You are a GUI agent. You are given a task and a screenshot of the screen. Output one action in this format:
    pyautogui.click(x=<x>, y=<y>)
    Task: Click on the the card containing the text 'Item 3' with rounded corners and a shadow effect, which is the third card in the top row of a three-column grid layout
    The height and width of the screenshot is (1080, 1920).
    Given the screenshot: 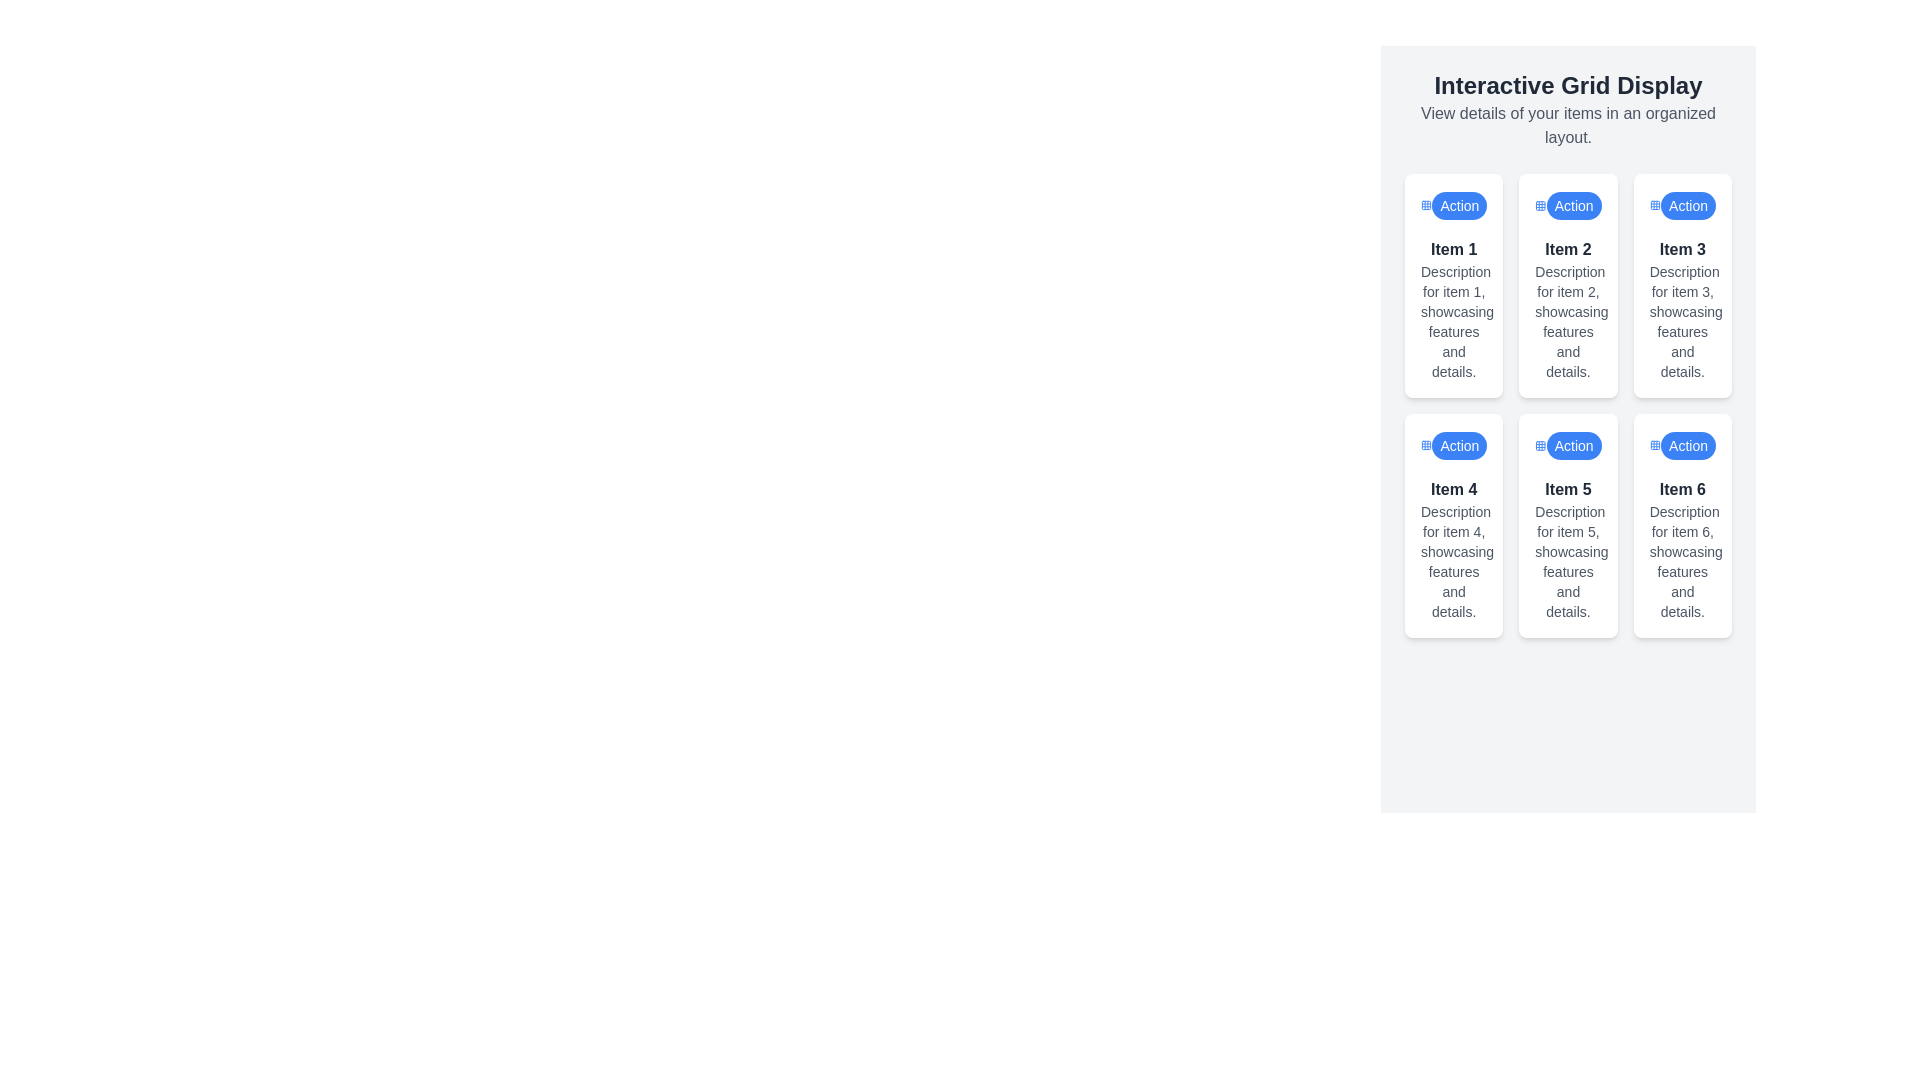 What is the action you would take?
    pyautogui.click(x=1681, y=285)
    